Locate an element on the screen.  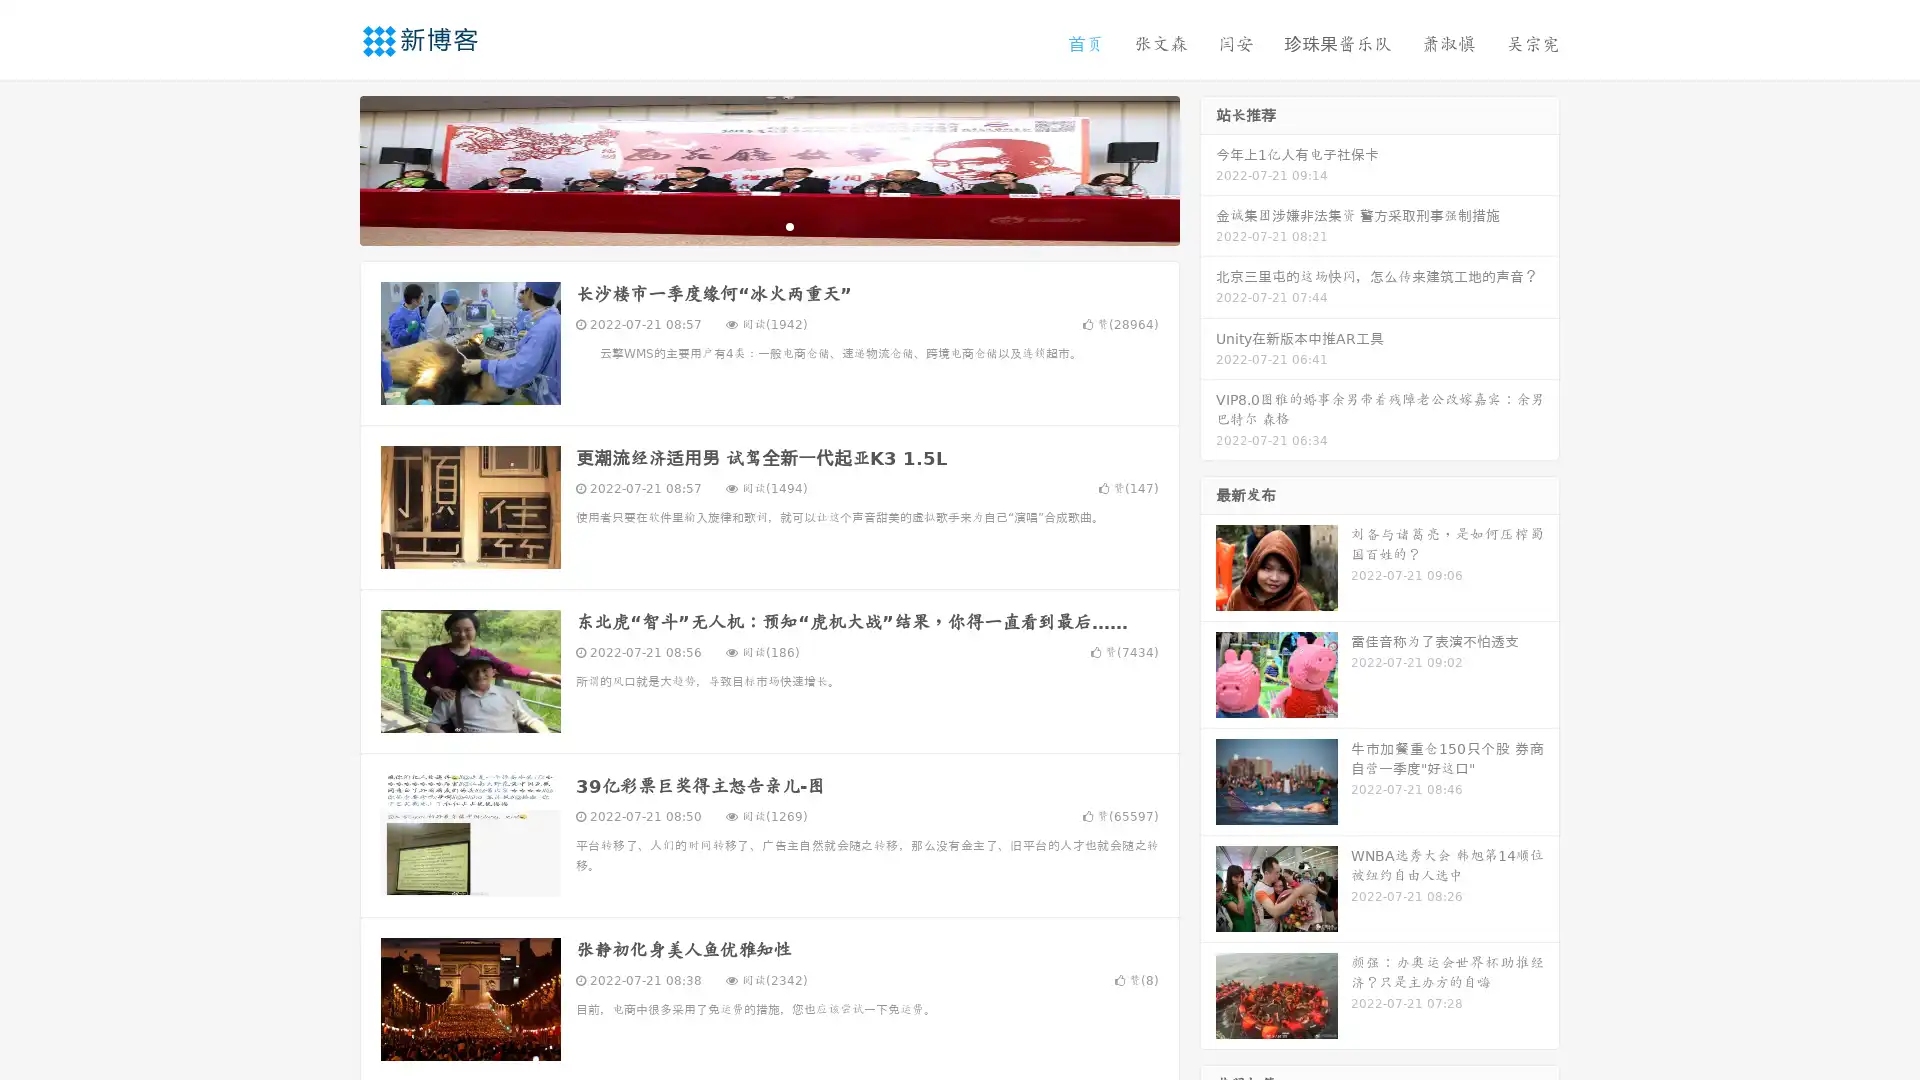
Go to slide 2 is located at coordinates (768, 225).